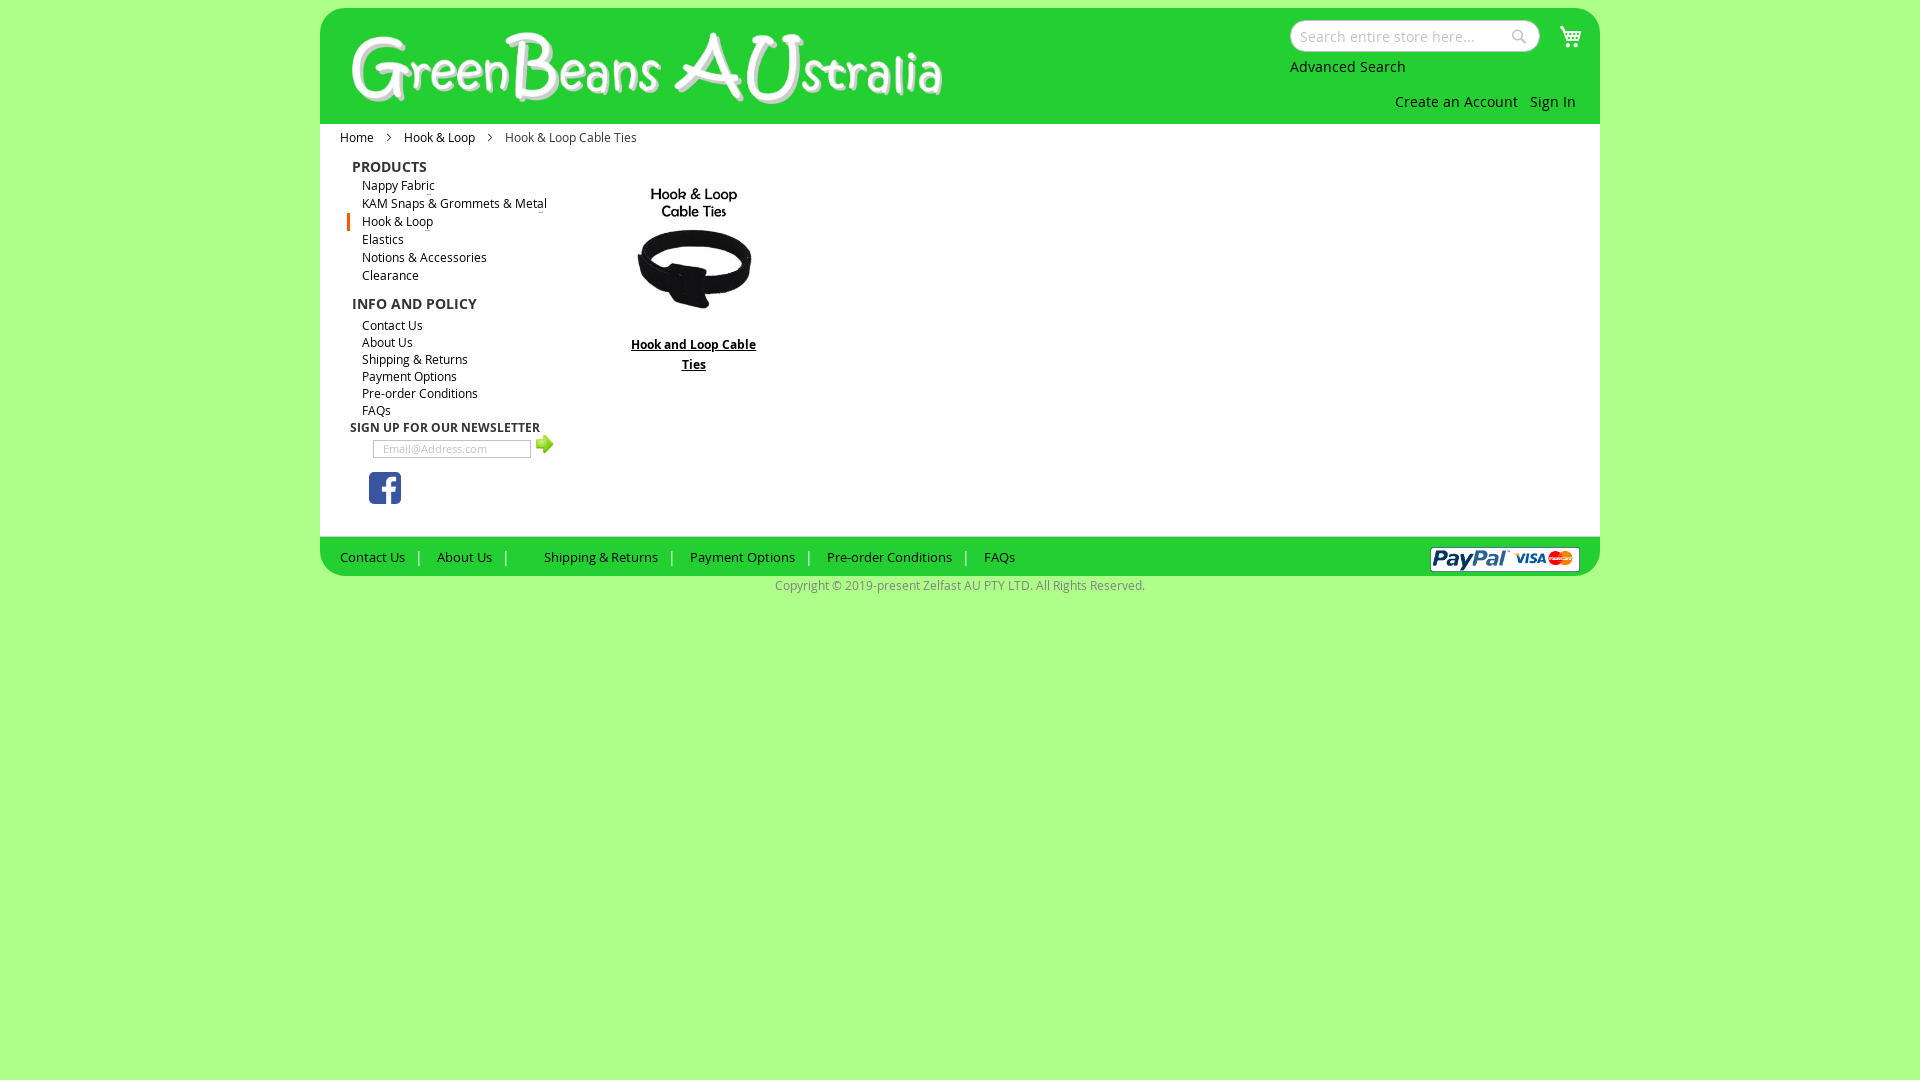 The height and width of the screenshot is (1080, 1920). What do you see at coordinates (1518, 35) in the screenshot?
I see `'Search'` at bounding box center [1518, 35].